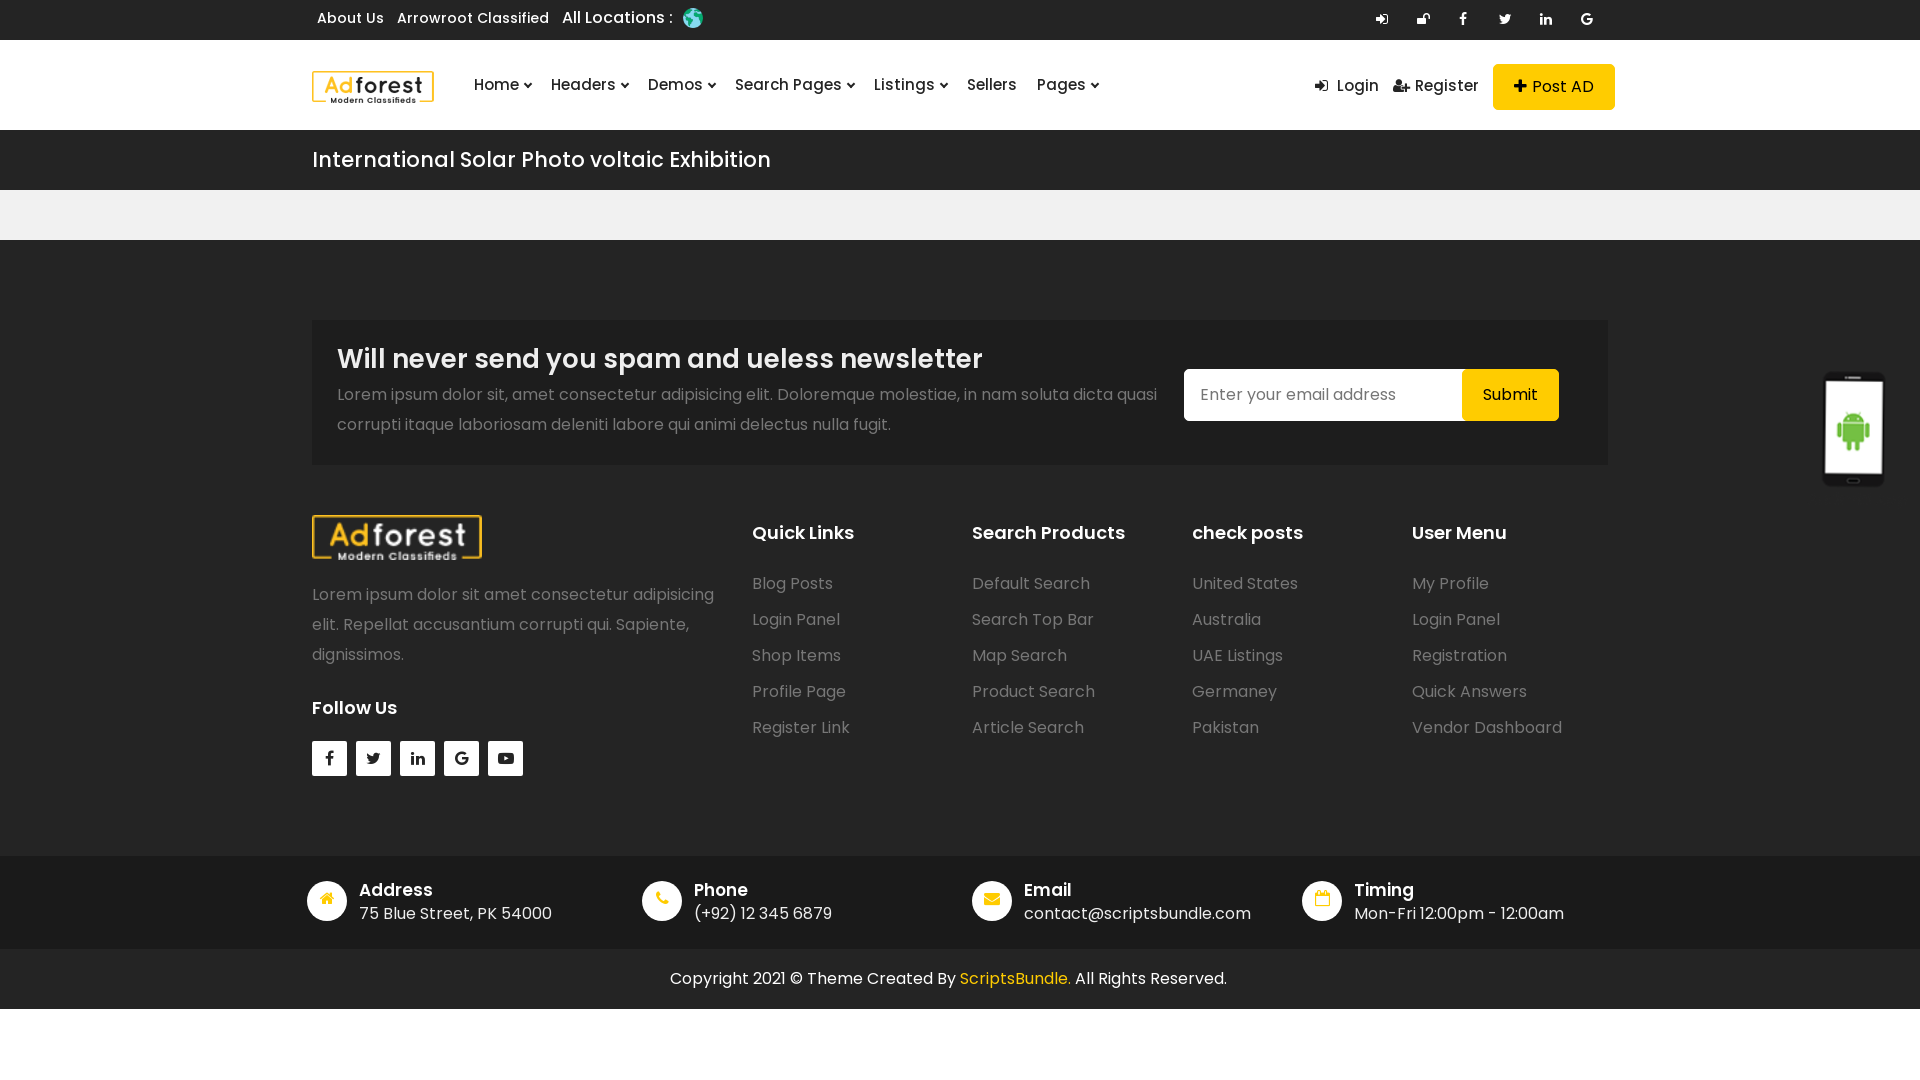  I want to click on 'Headers', so click(588, 83).